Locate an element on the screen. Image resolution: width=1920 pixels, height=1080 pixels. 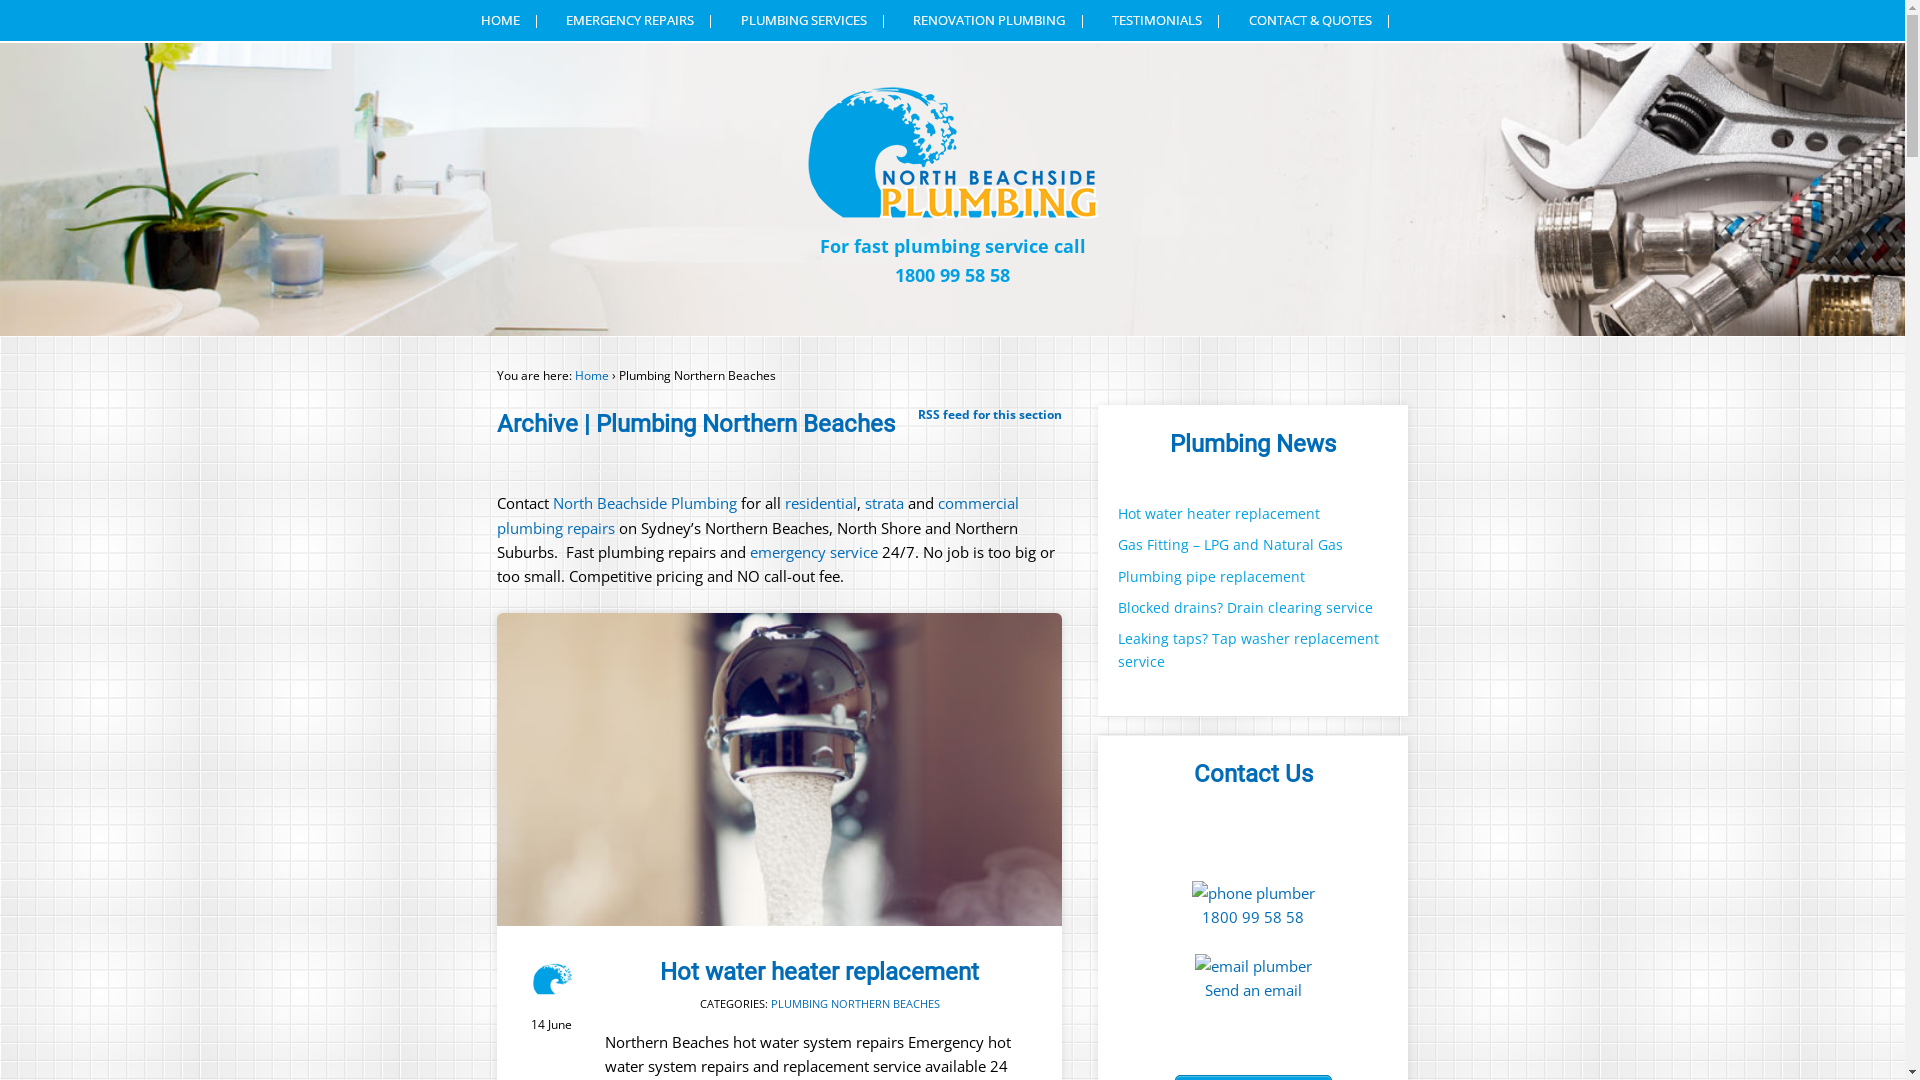
'strata' is located at coordinates (883, 501).